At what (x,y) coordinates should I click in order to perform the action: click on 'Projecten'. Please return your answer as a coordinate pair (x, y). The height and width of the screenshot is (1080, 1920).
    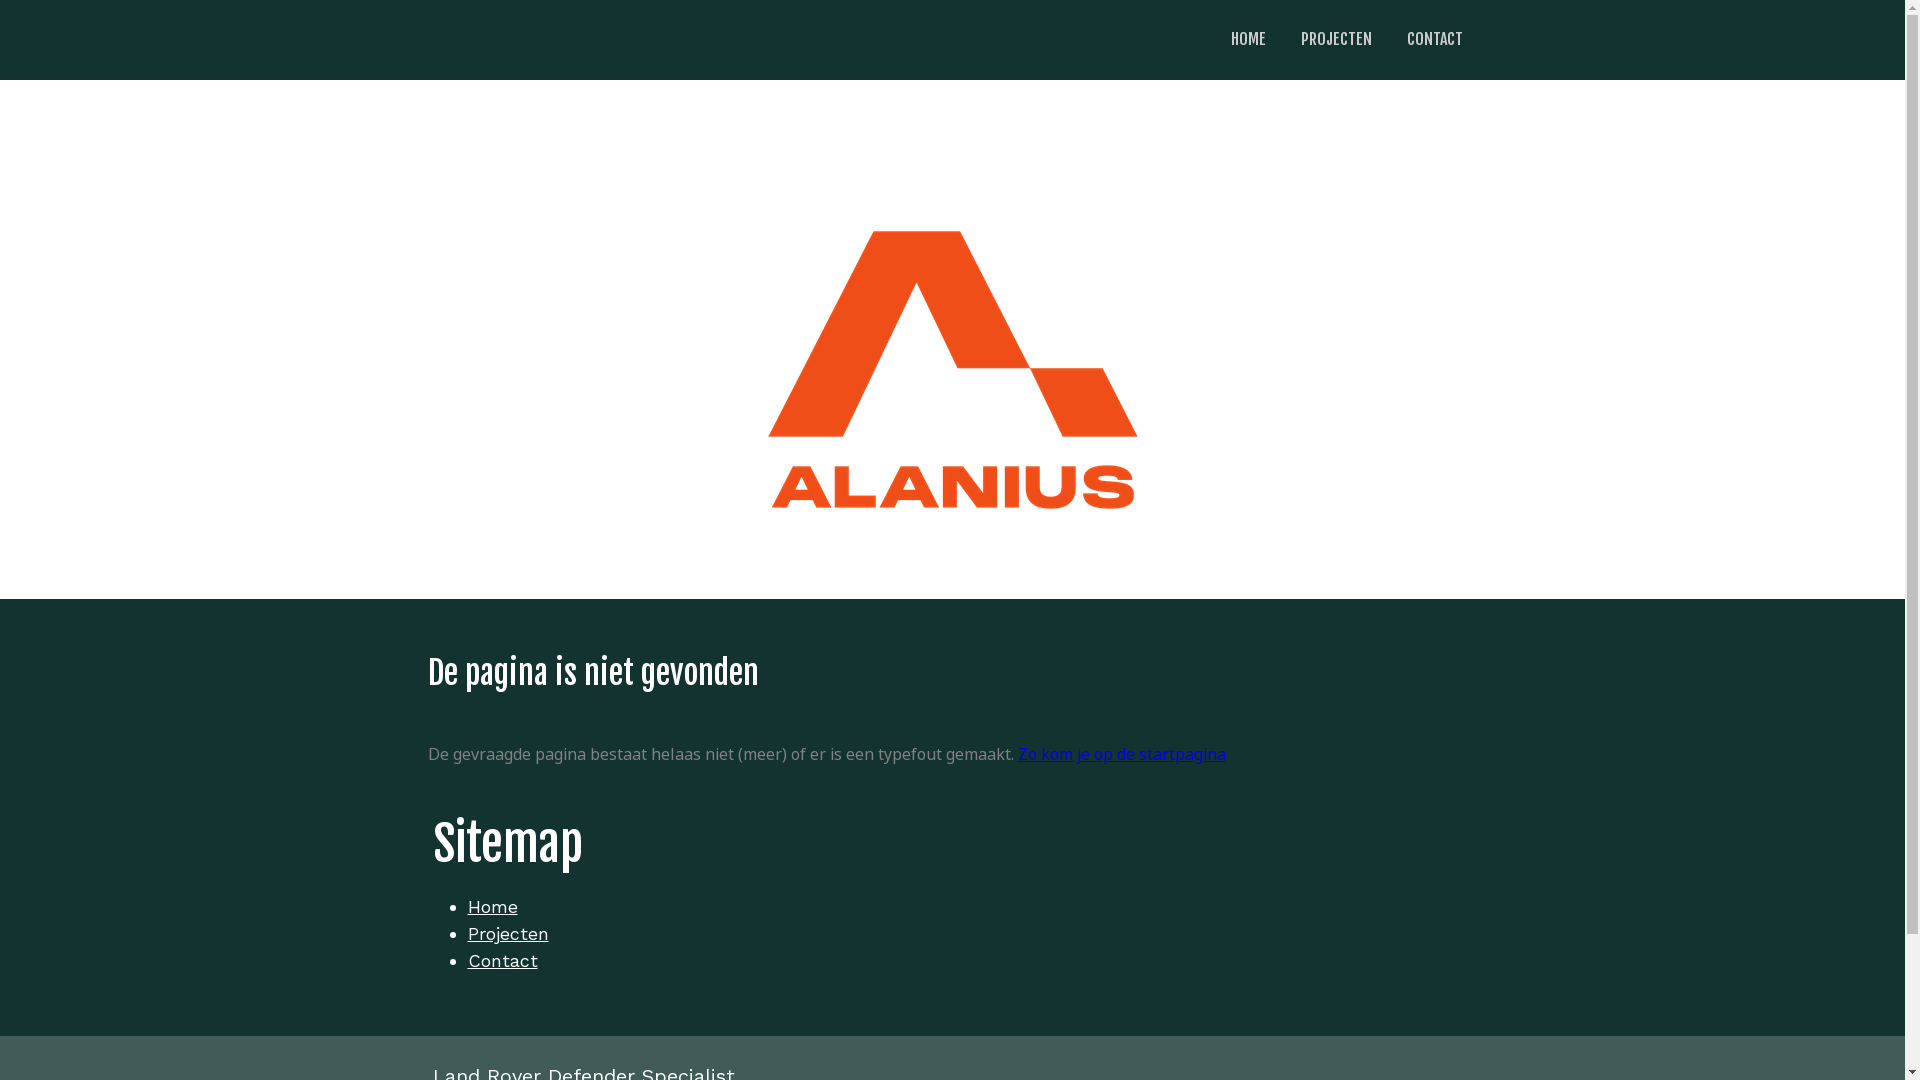
    Looking at the image, I should click on (466, 933).